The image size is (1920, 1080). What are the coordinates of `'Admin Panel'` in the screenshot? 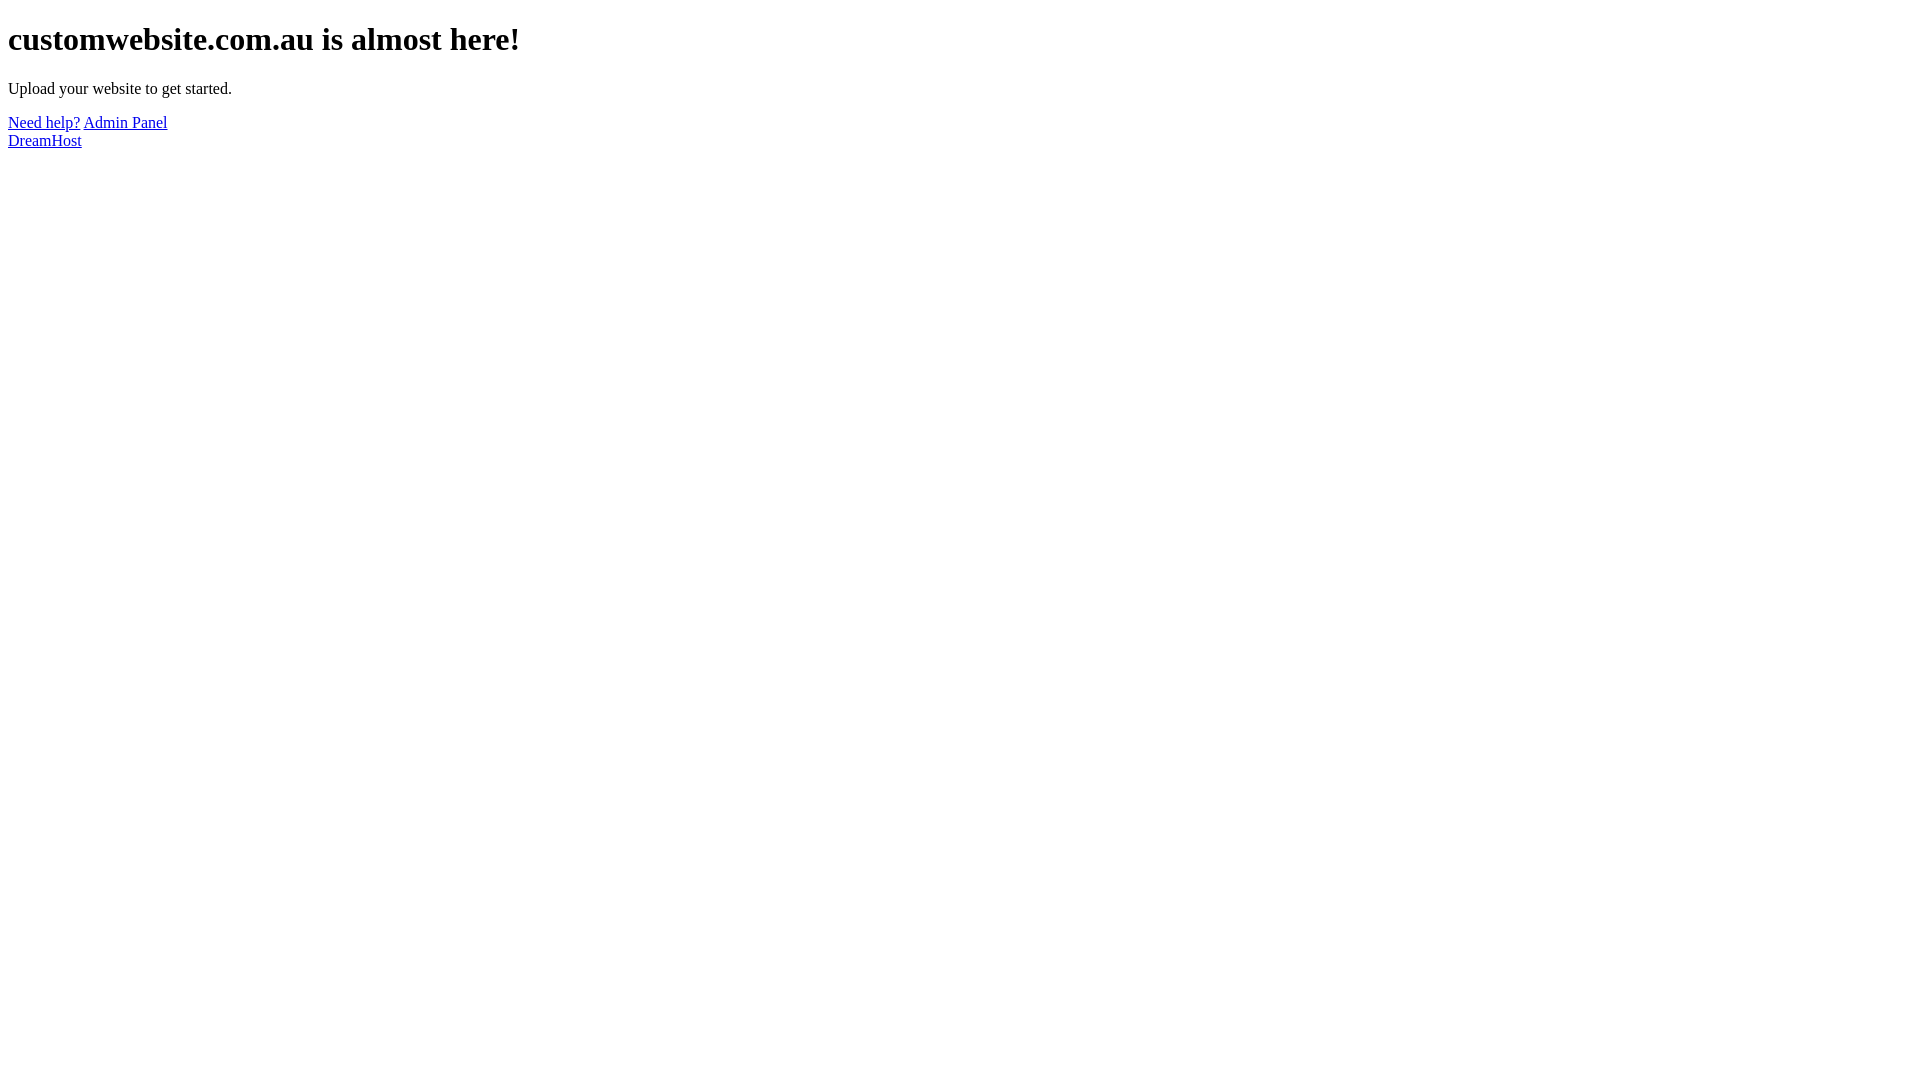 It's located at (124, 122).